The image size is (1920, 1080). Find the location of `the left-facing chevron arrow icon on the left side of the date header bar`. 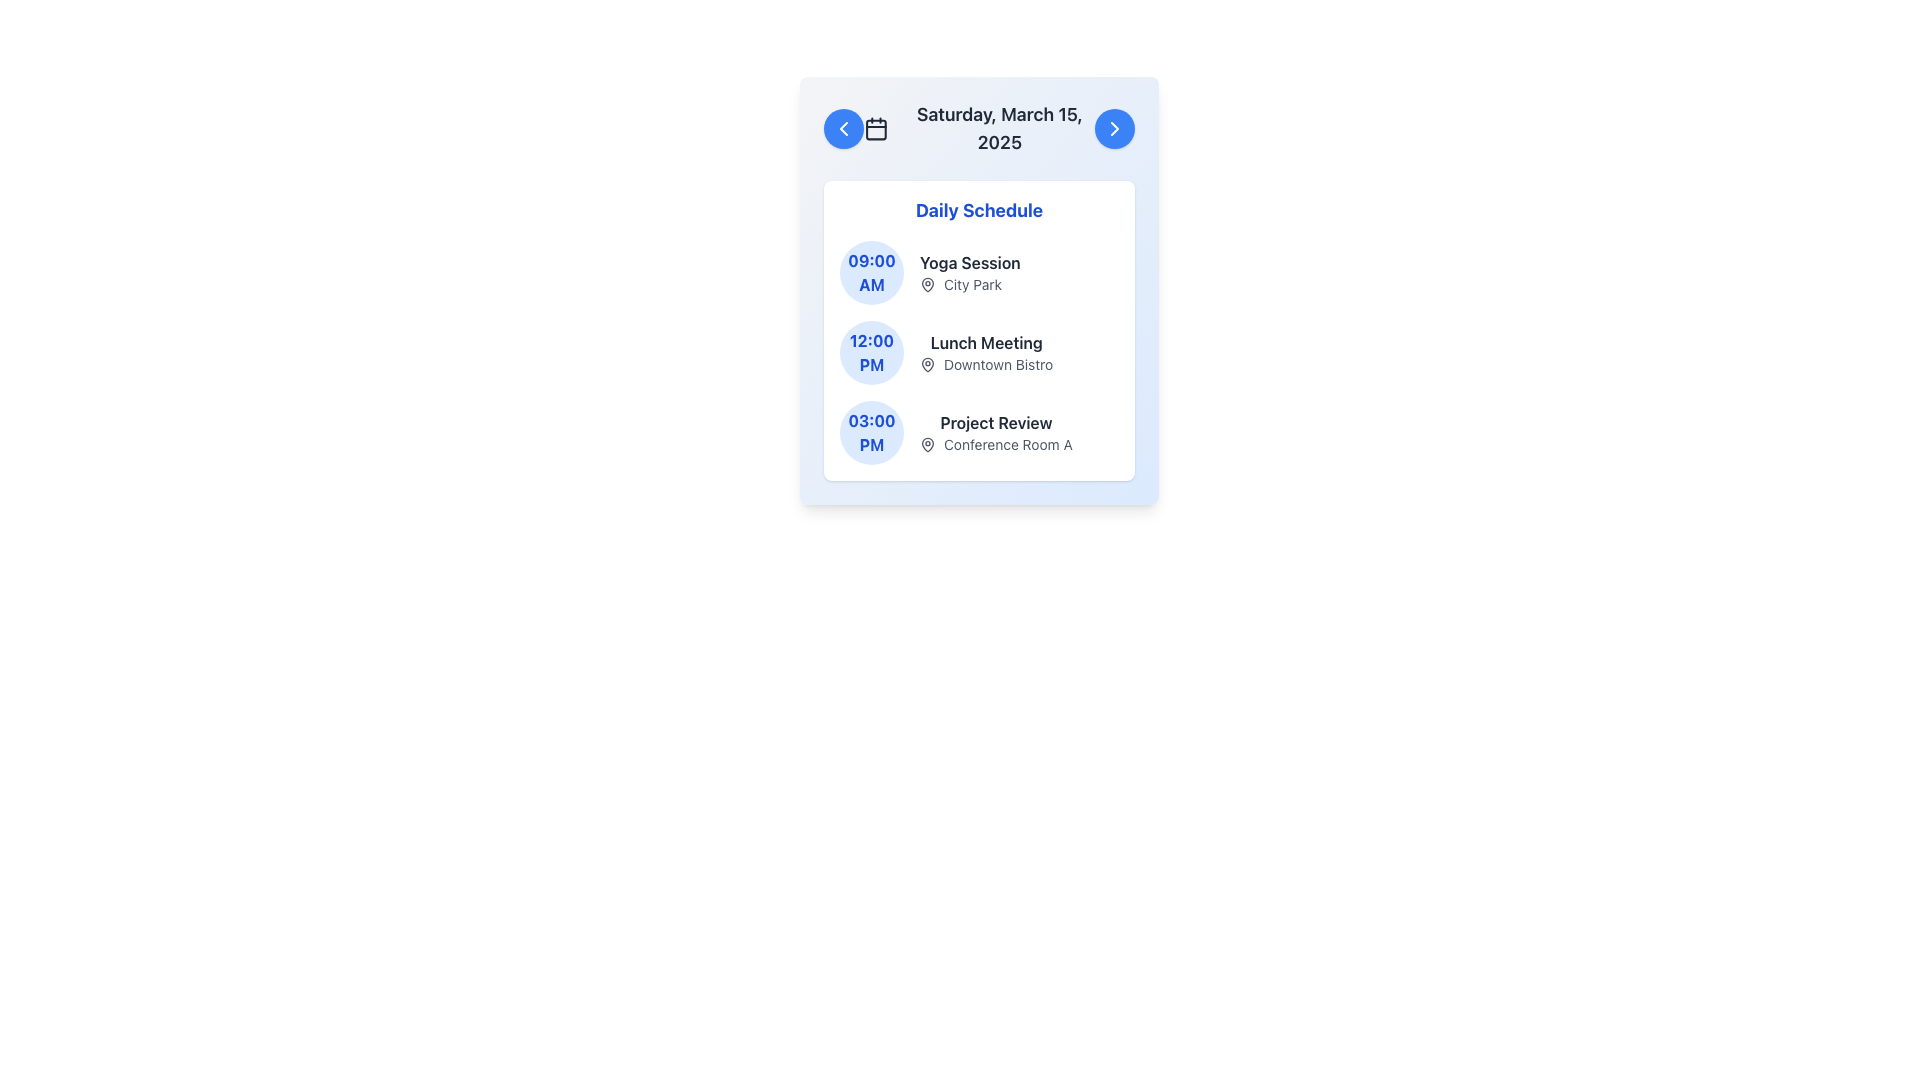

the left-facing chevron arrow icon on the left side of the date header bar is located at coordinates (844, 128).